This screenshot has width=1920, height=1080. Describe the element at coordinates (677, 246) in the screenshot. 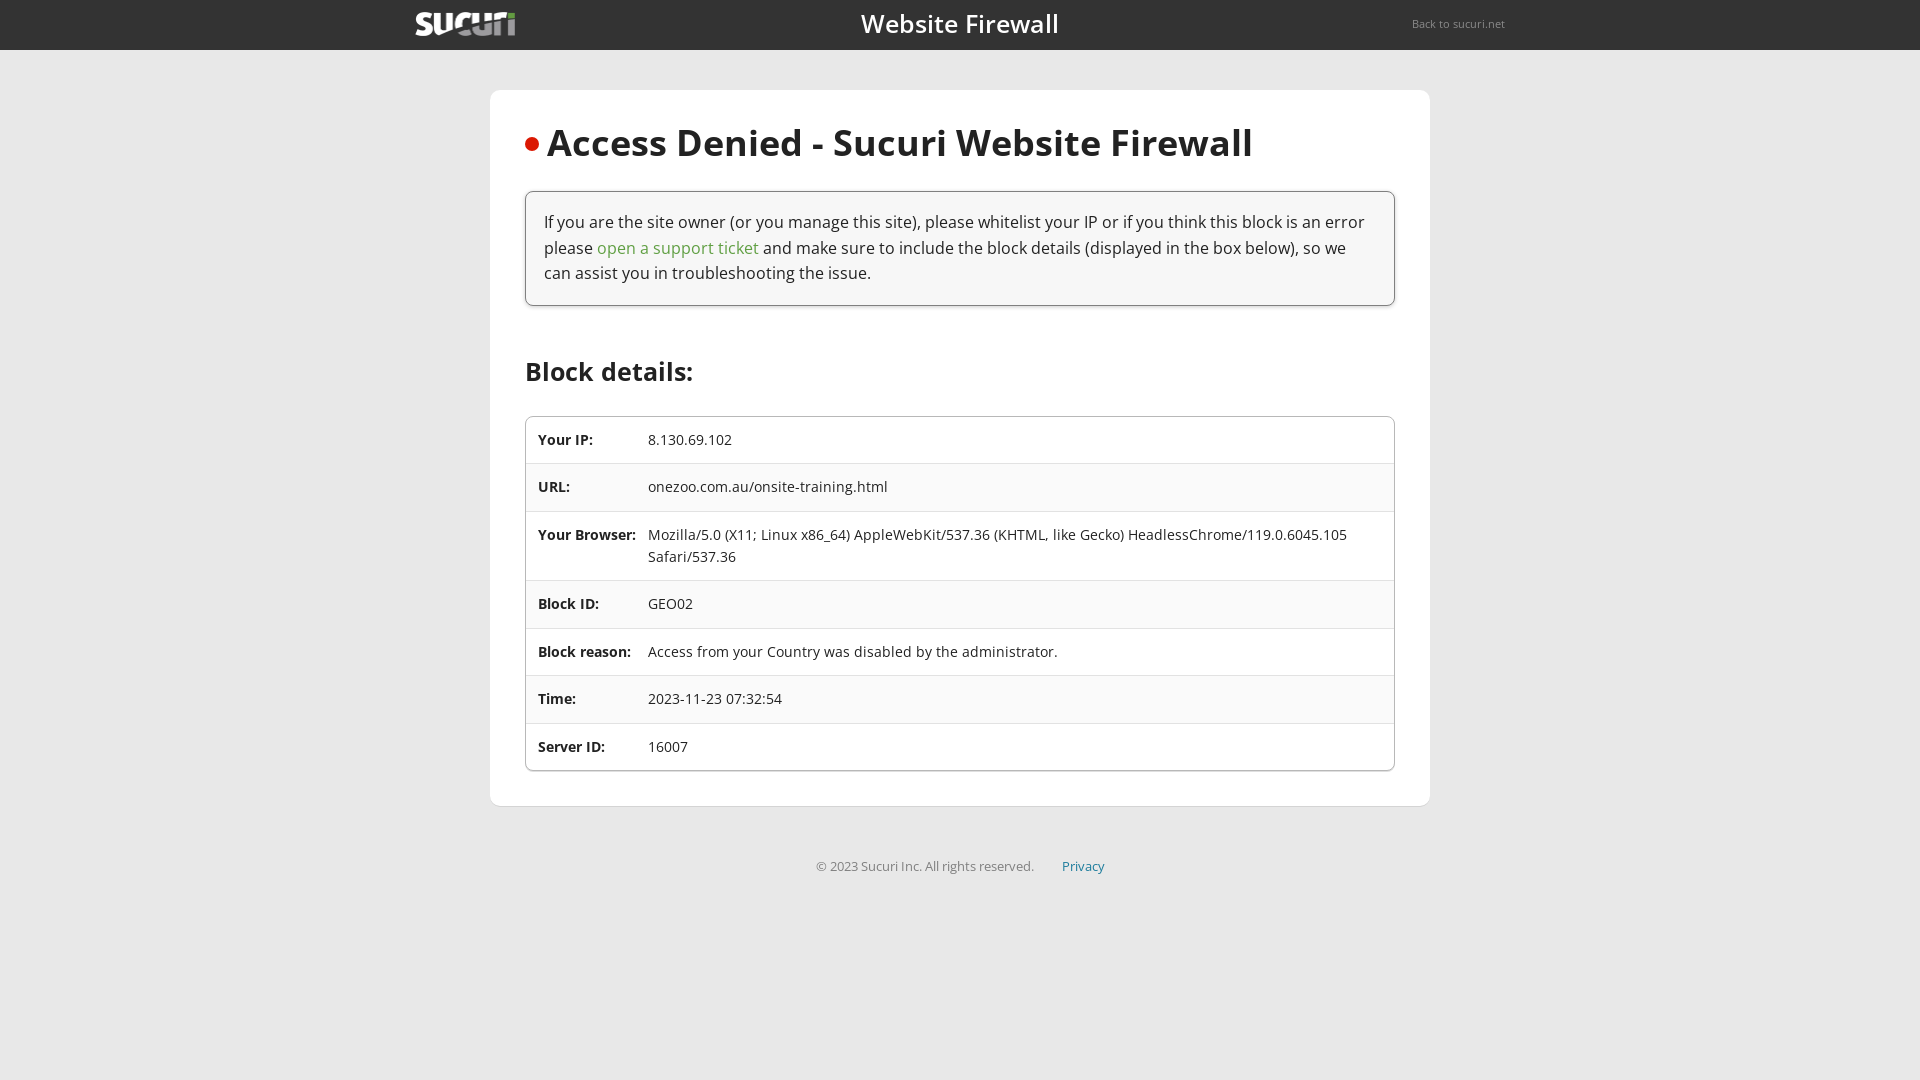

I see `'open a support ticket'` at that location.